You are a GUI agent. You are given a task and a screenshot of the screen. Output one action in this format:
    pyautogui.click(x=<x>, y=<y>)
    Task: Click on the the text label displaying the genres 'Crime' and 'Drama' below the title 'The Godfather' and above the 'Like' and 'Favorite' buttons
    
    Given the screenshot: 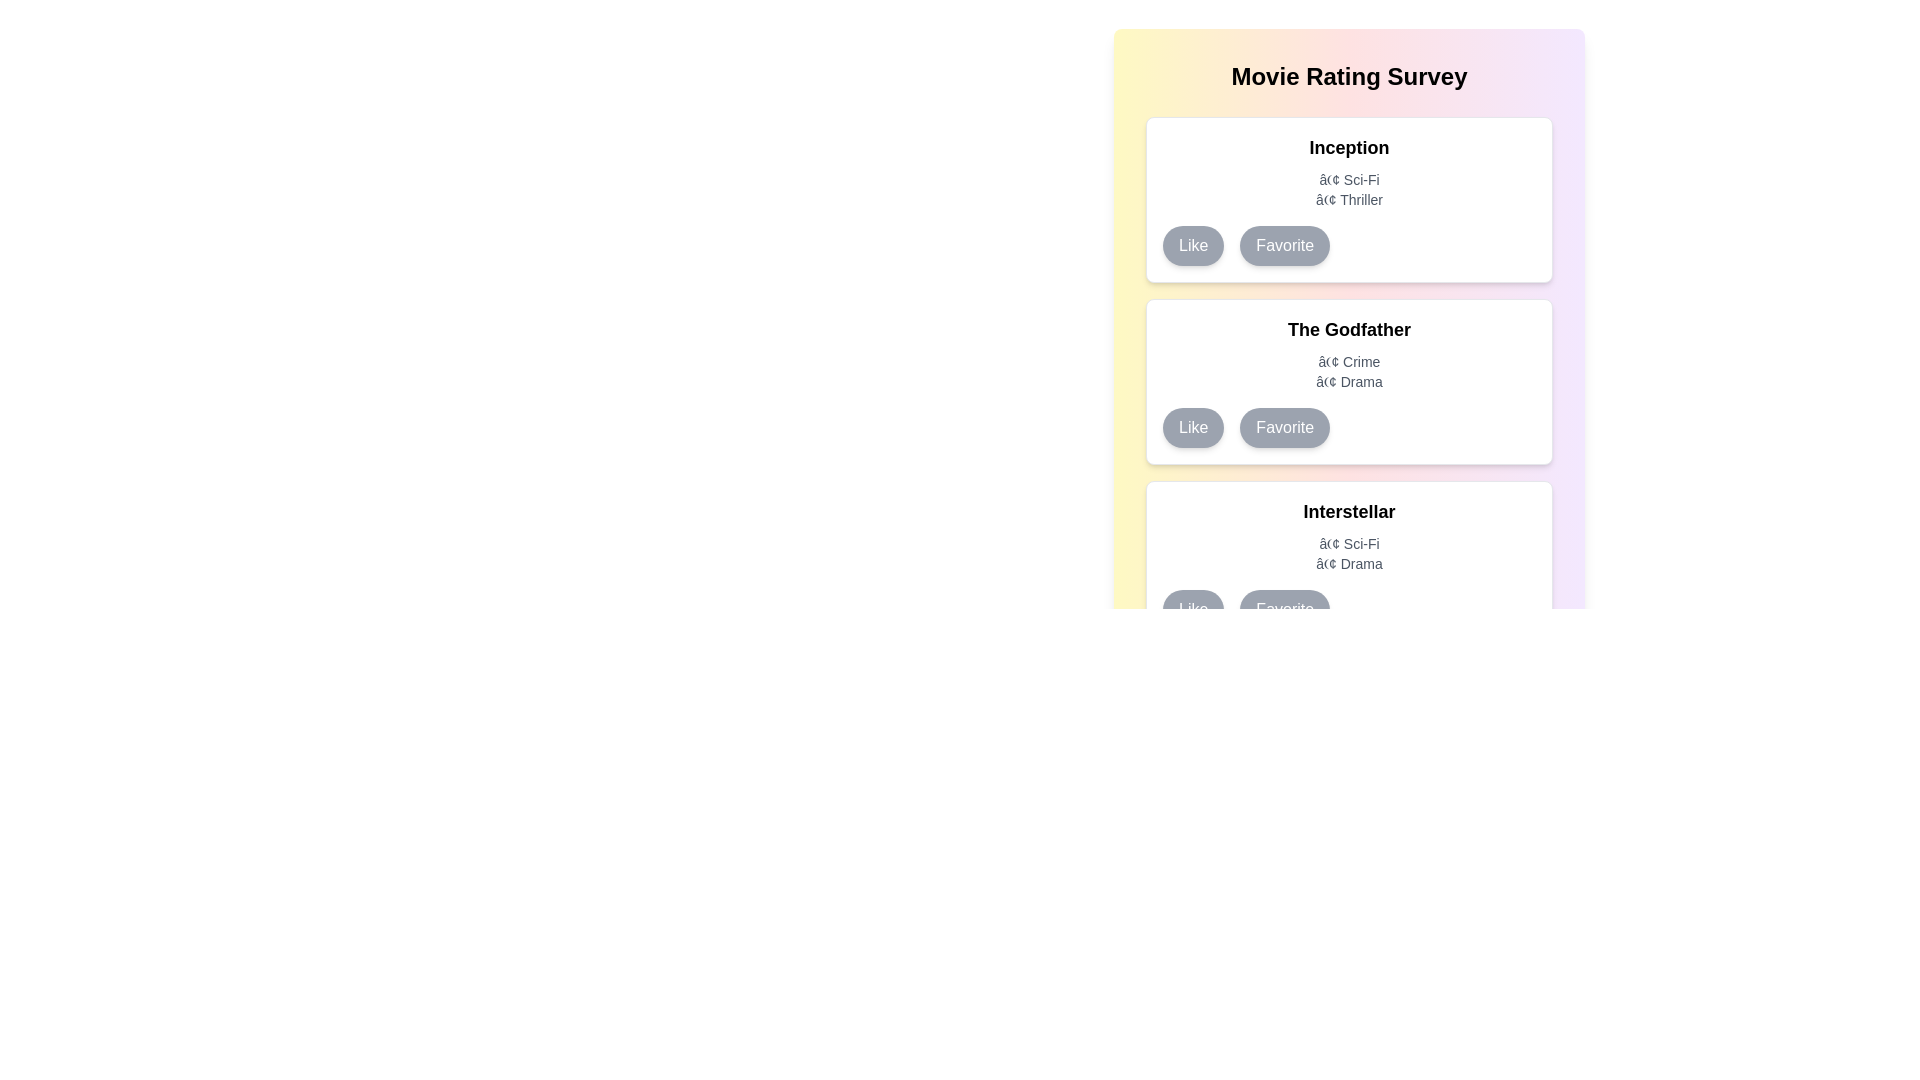 What is the action you would take?
    pyautogui.click(x=1349, y=371)
    